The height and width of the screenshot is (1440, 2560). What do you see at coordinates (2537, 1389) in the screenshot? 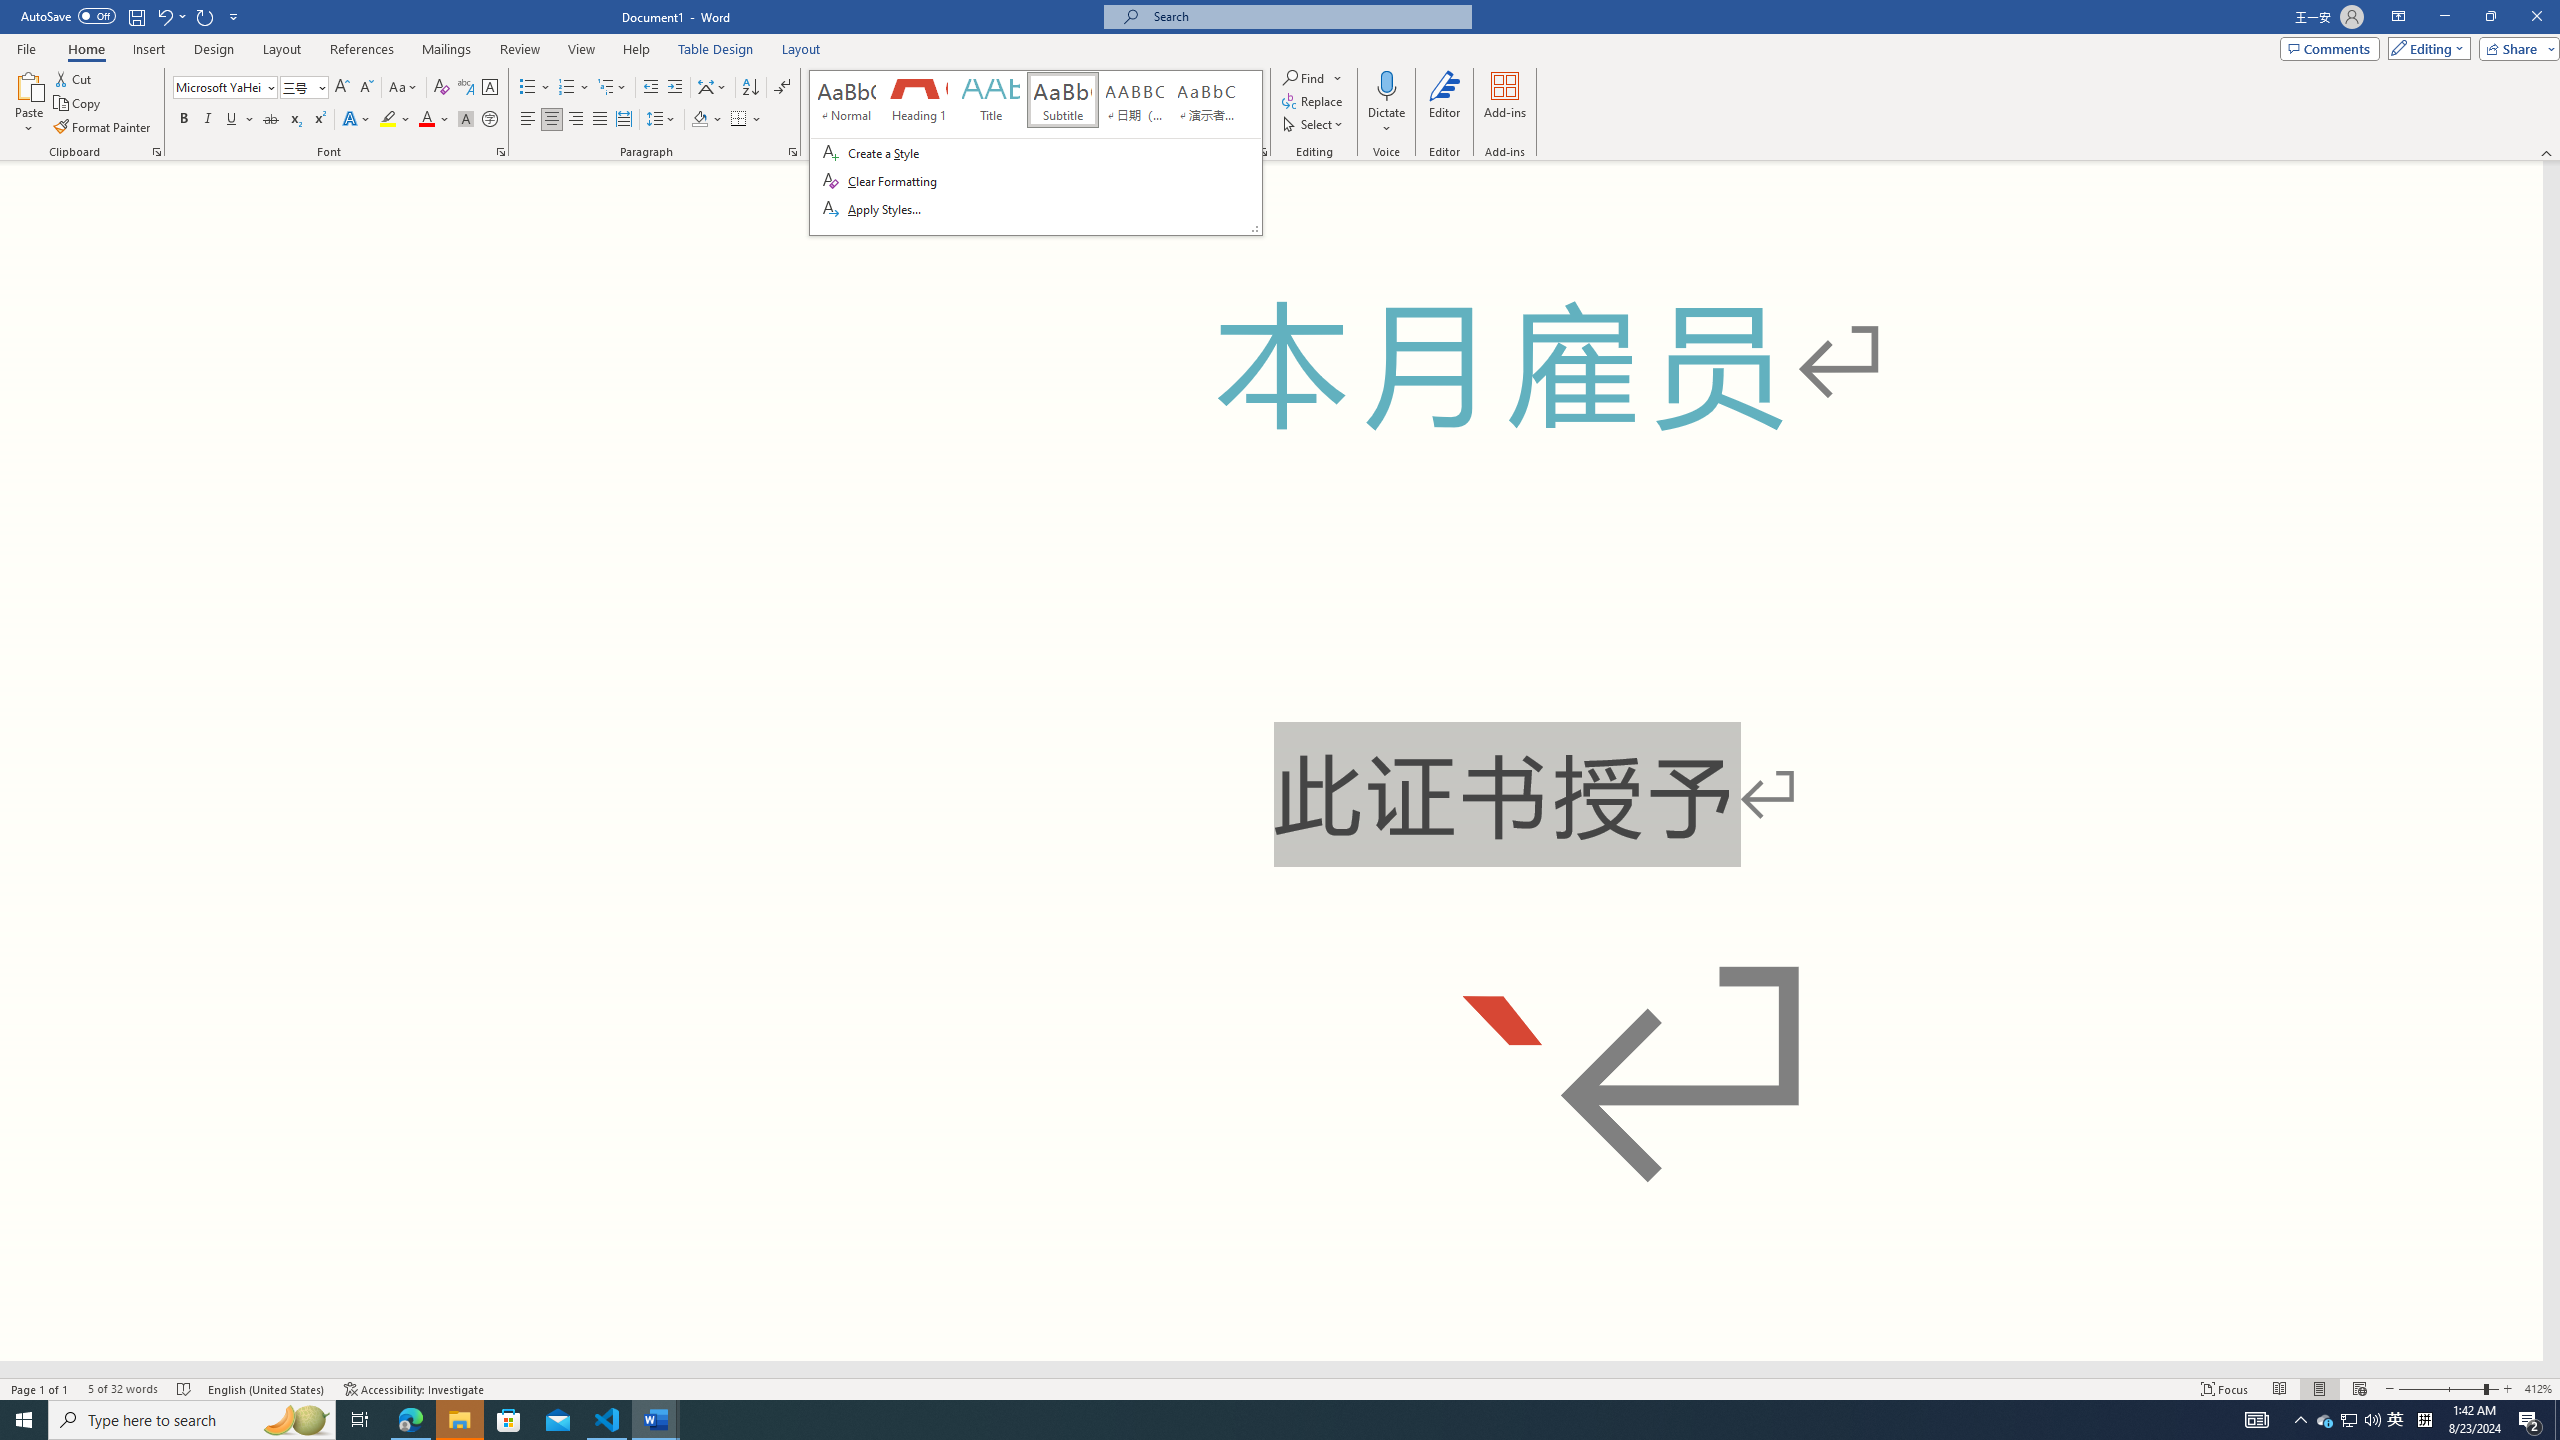
I see `'Zoom 412%'` at bounding box center [2537, 1389].